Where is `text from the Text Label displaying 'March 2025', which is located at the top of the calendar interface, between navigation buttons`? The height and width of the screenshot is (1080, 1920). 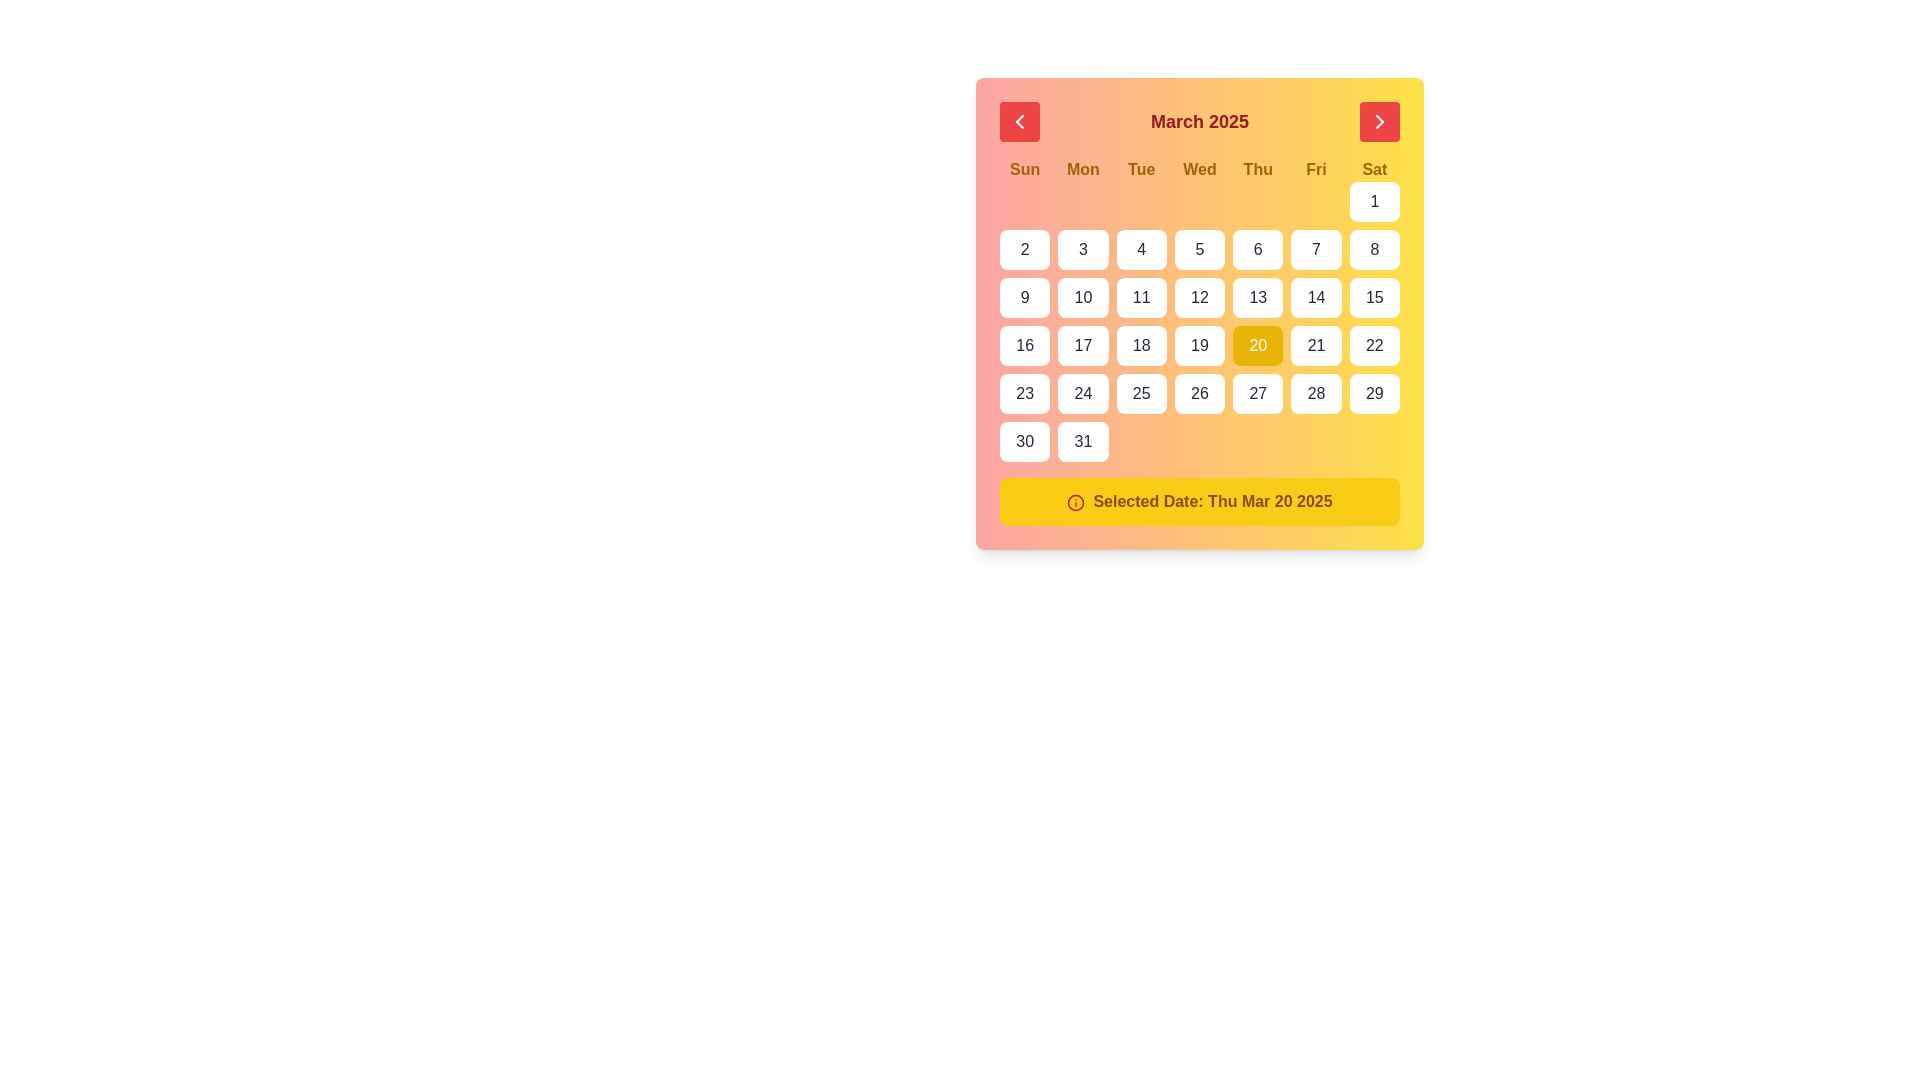 text from the Text Label displaying 'March 2025', which is located at the top of the calendar interface, between navigation buttons is located at coordinates (1200, 122).